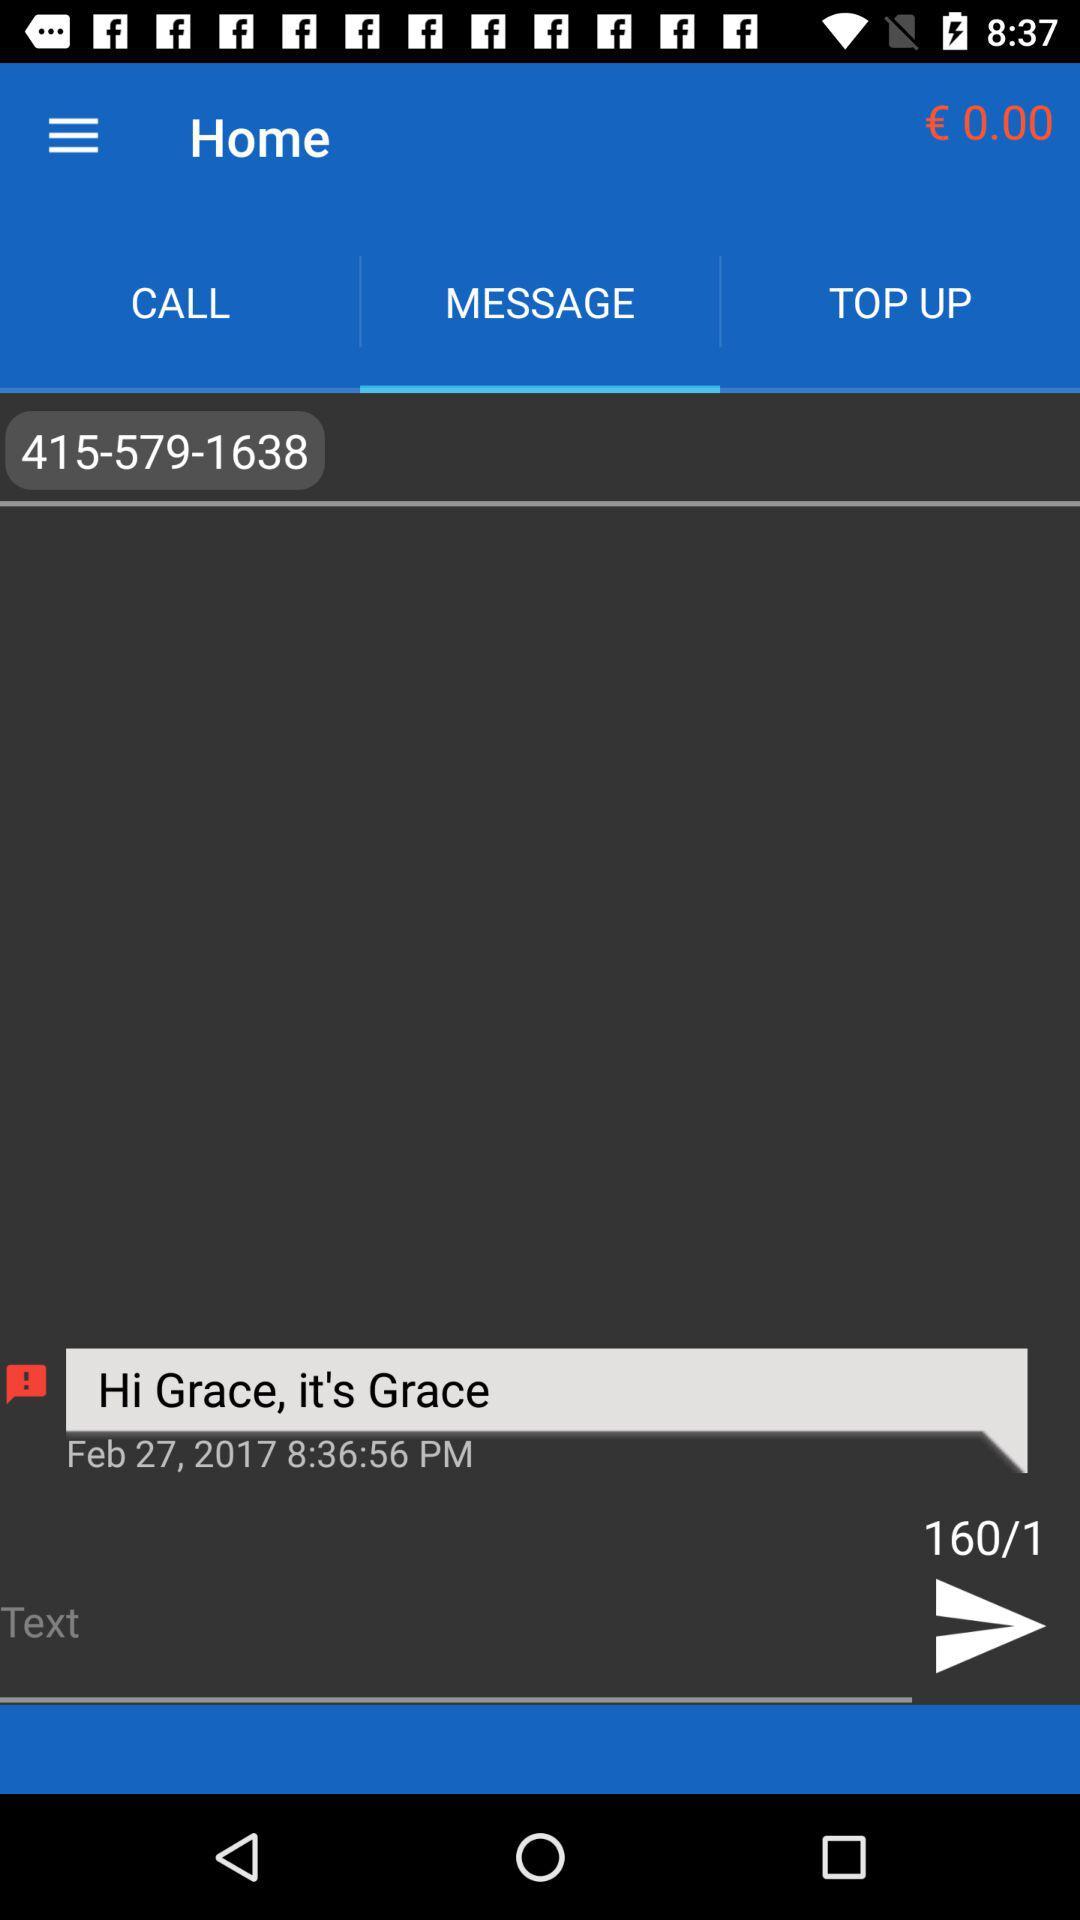 The height and width of the screenshot is (1920, 1080). Describe the element at coordinates (26, 1383) in the screenshot. I see `the icon next to hi grace it` at that location.